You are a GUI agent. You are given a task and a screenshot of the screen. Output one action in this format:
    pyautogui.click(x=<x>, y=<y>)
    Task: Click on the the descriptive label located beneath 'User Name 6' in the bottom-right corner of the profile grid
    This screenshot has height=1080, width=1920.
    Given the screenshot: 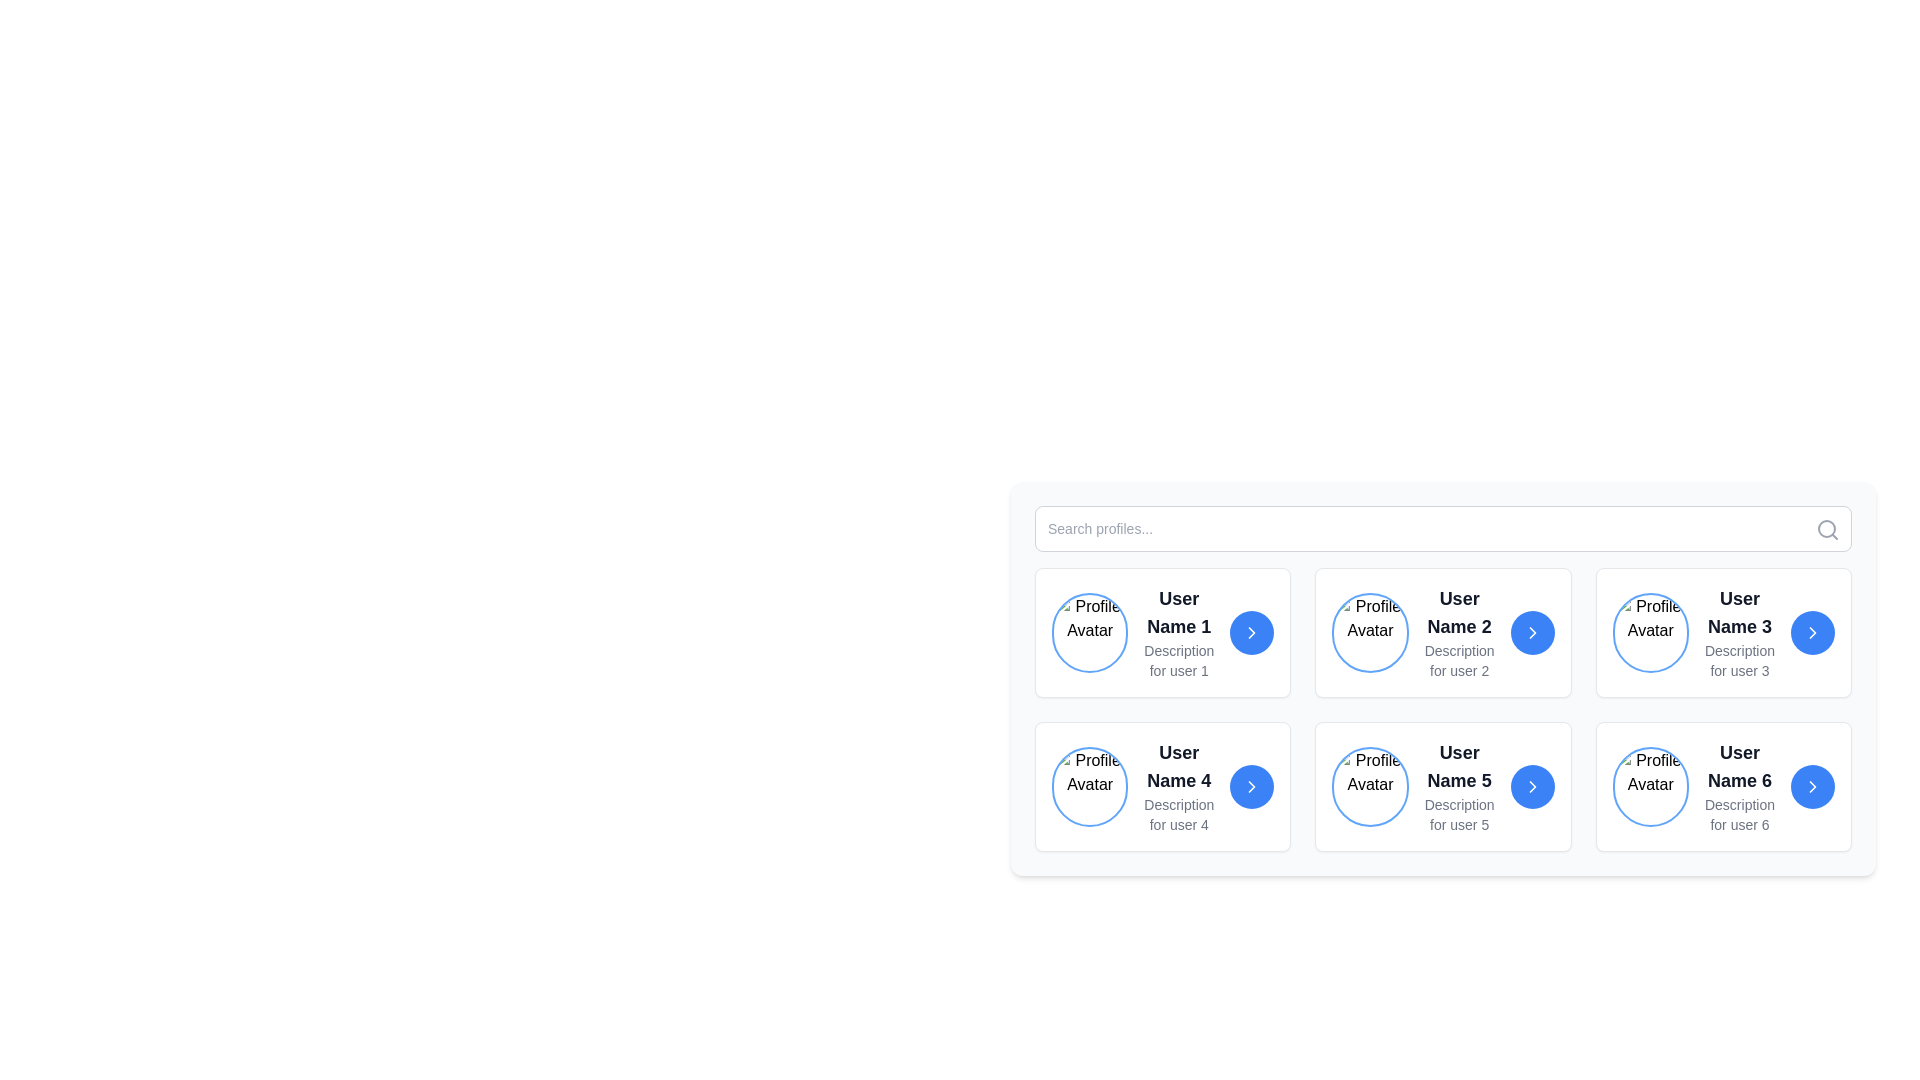 What is the action you would take?
    pyautogui.click(x=1738, y=814)
    